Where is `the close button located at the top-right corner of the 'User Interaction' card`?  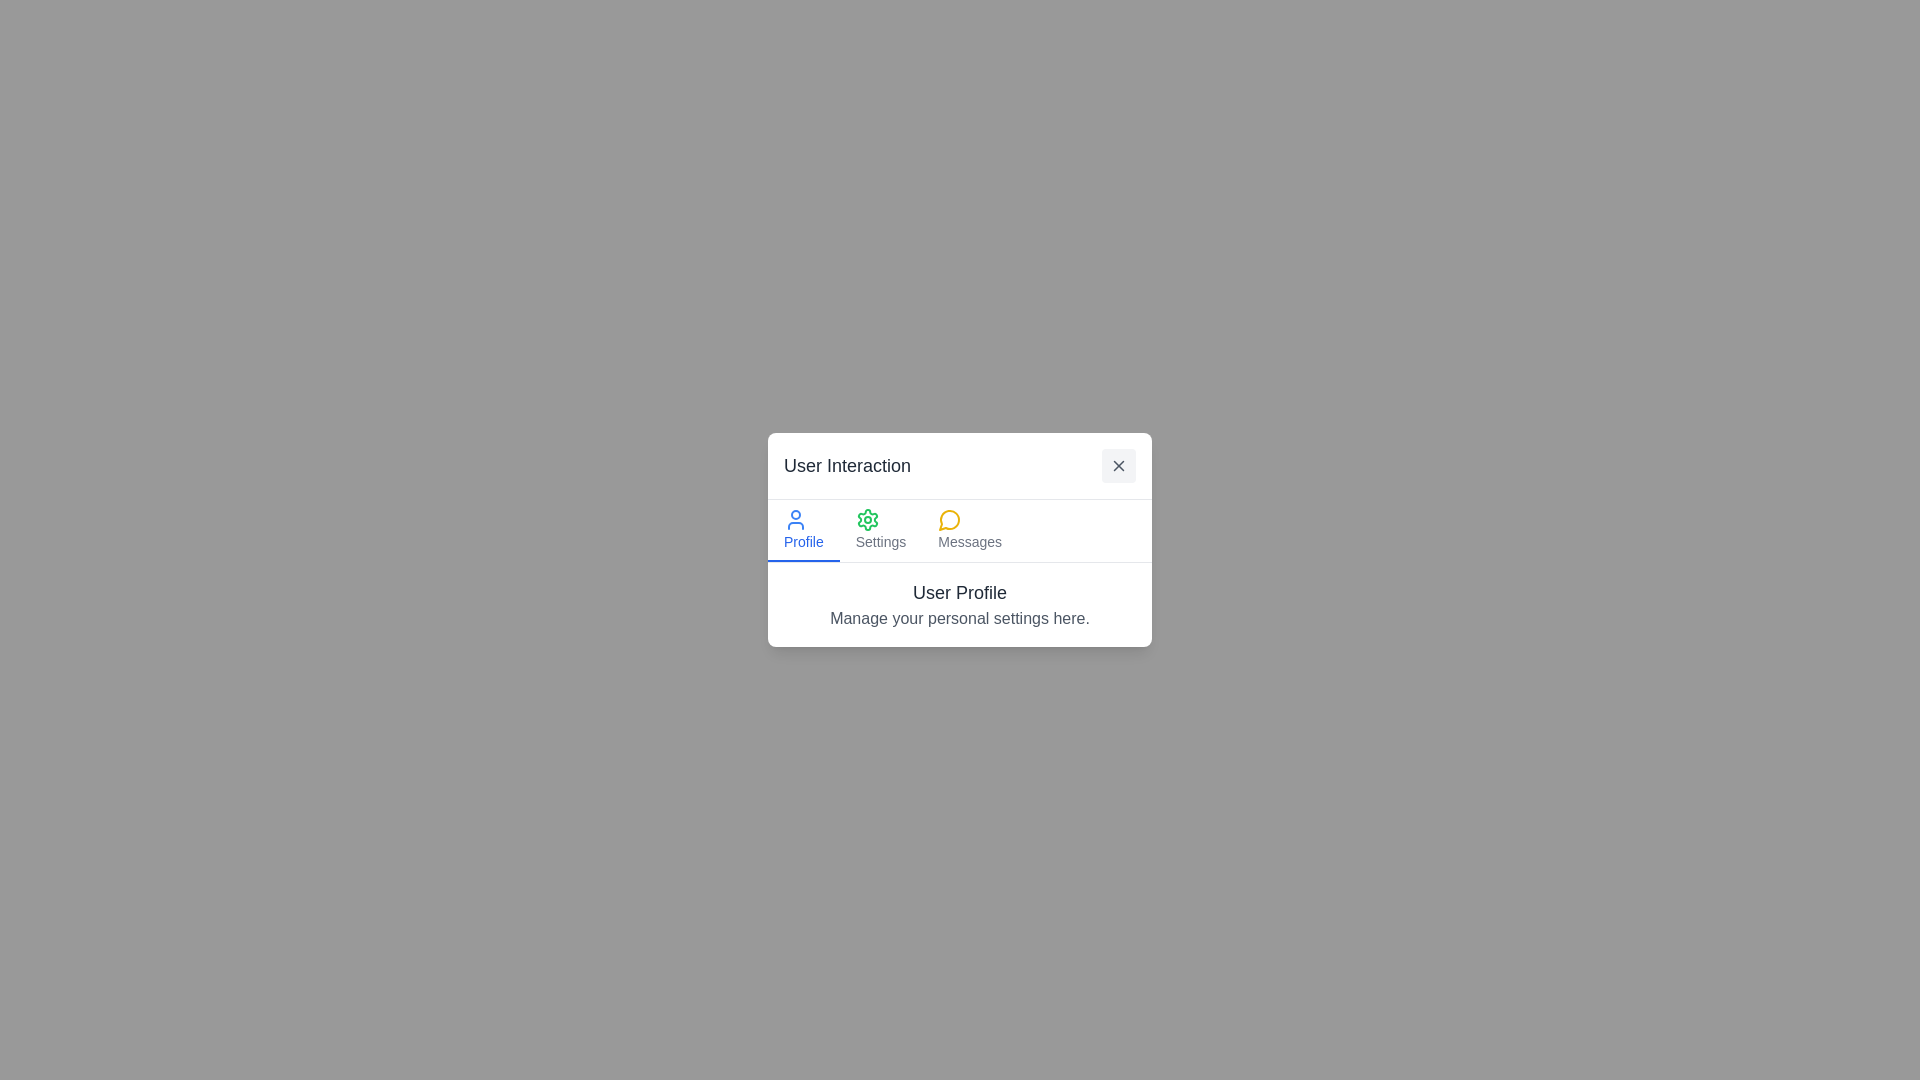 the close button located at the top-right corner of the 'User Interaction' card is located at coordinates (1117, 466).